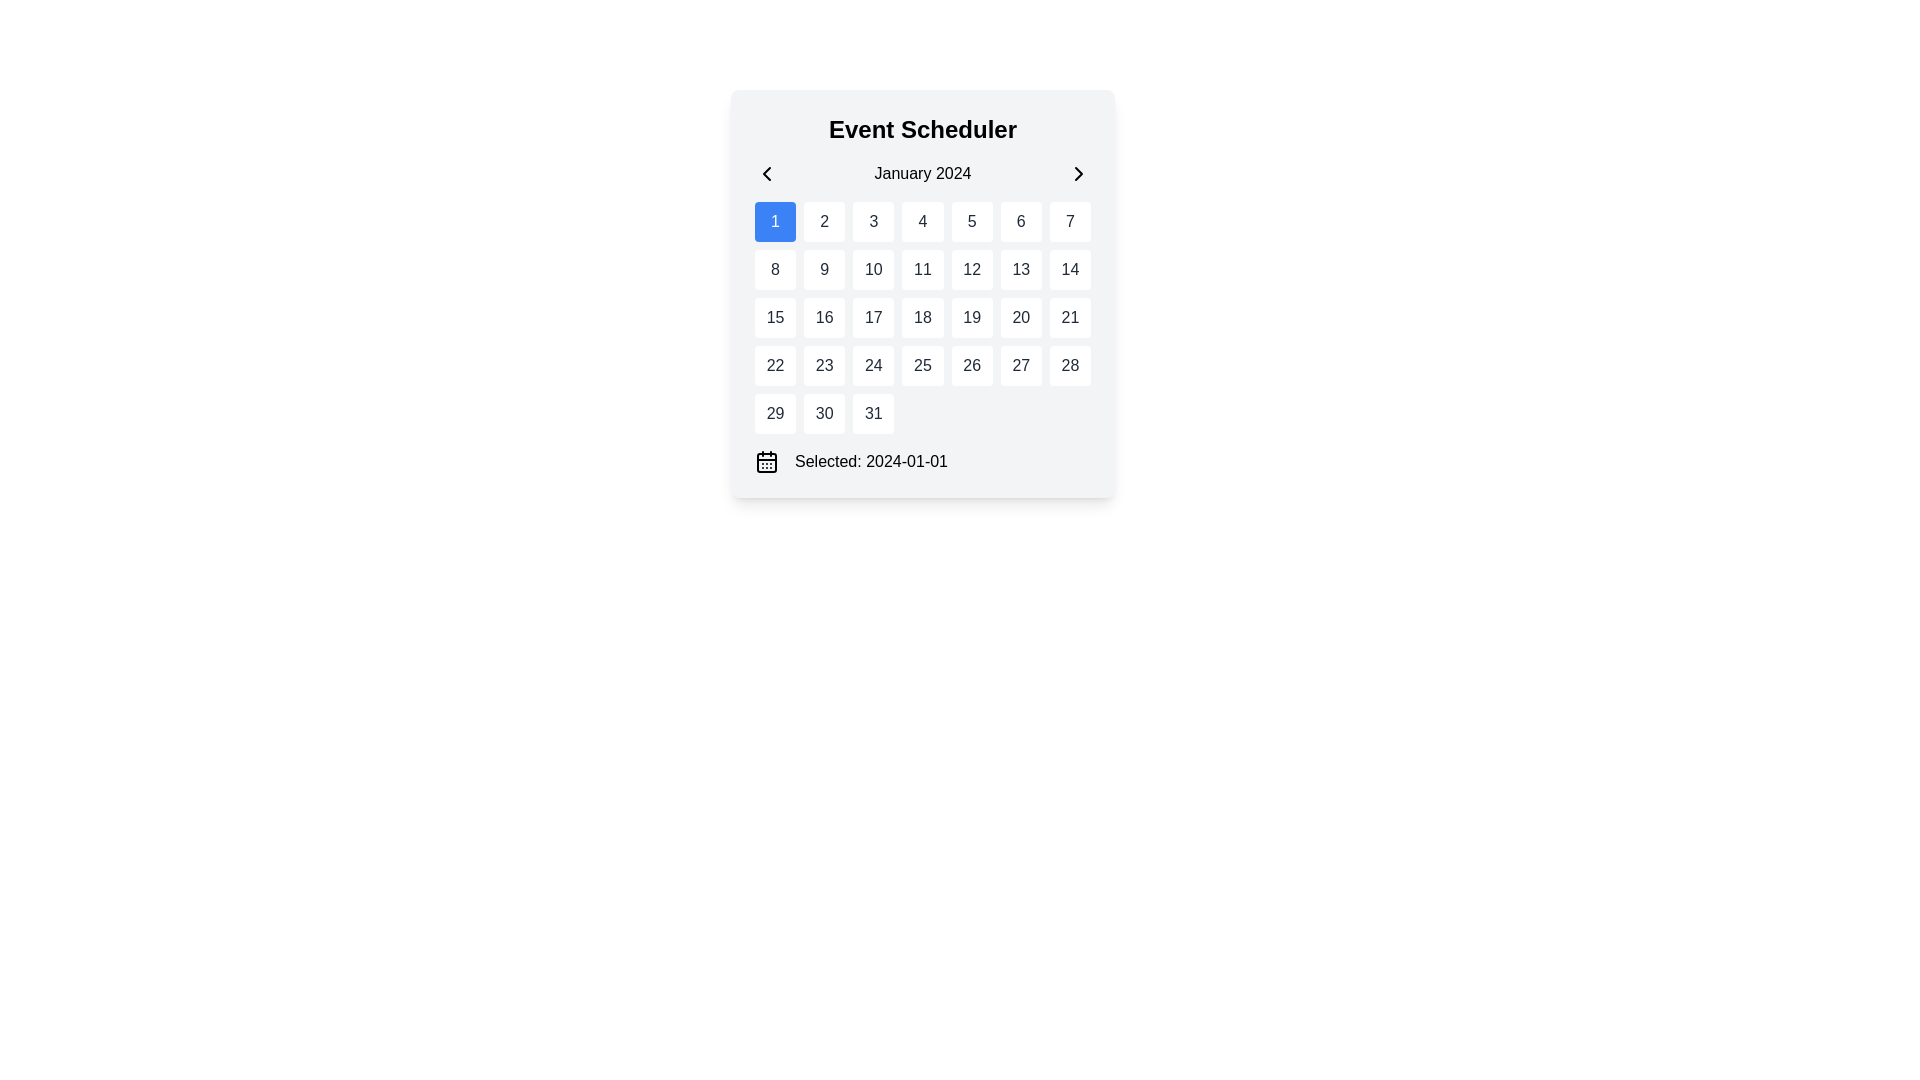 This screenshot has height=1080, width=1920. What do you see at coordinates (972, 270) in the screenshot?
I see `the calendar day button representing the number '12', styled with a white background and gray centered text, located in the second row and sixth column of the January 2024 grid` at bounding box center [972, 270].